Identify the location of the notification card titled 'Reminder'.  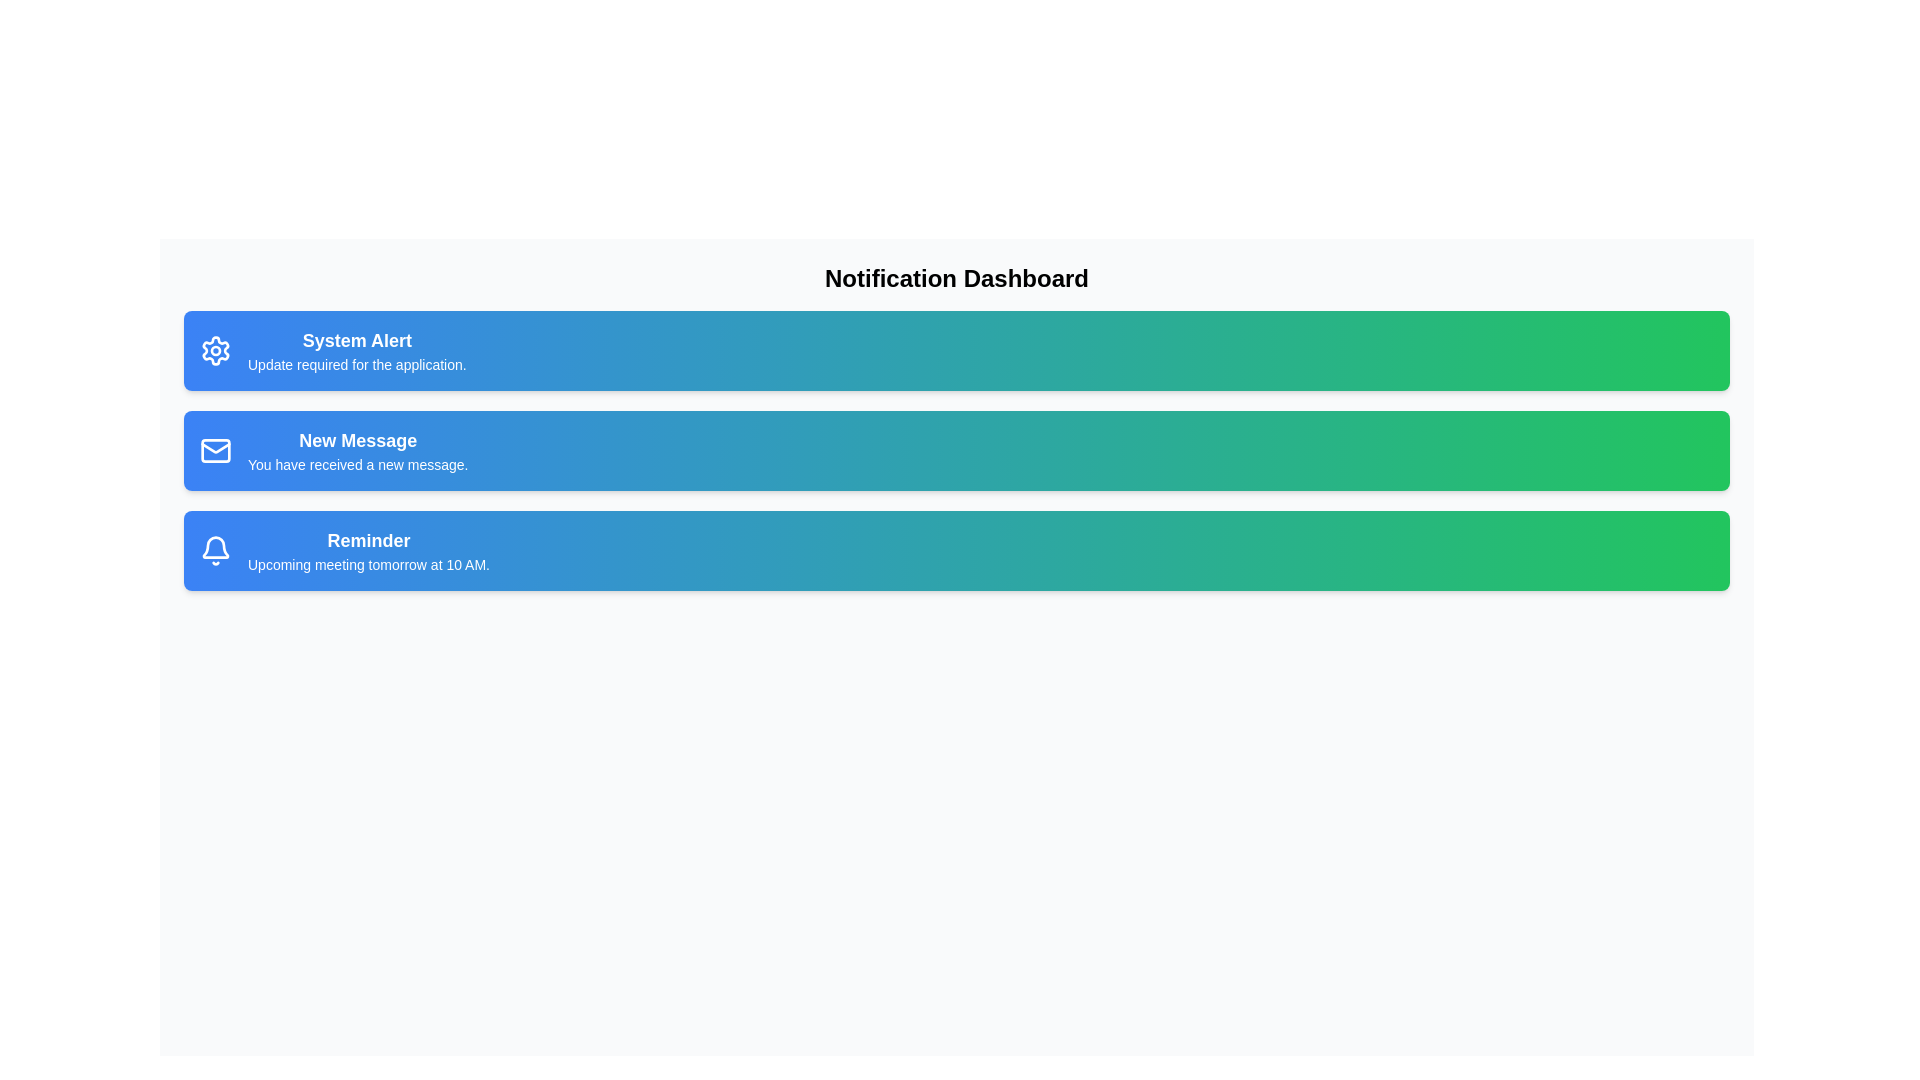
(955, 551).